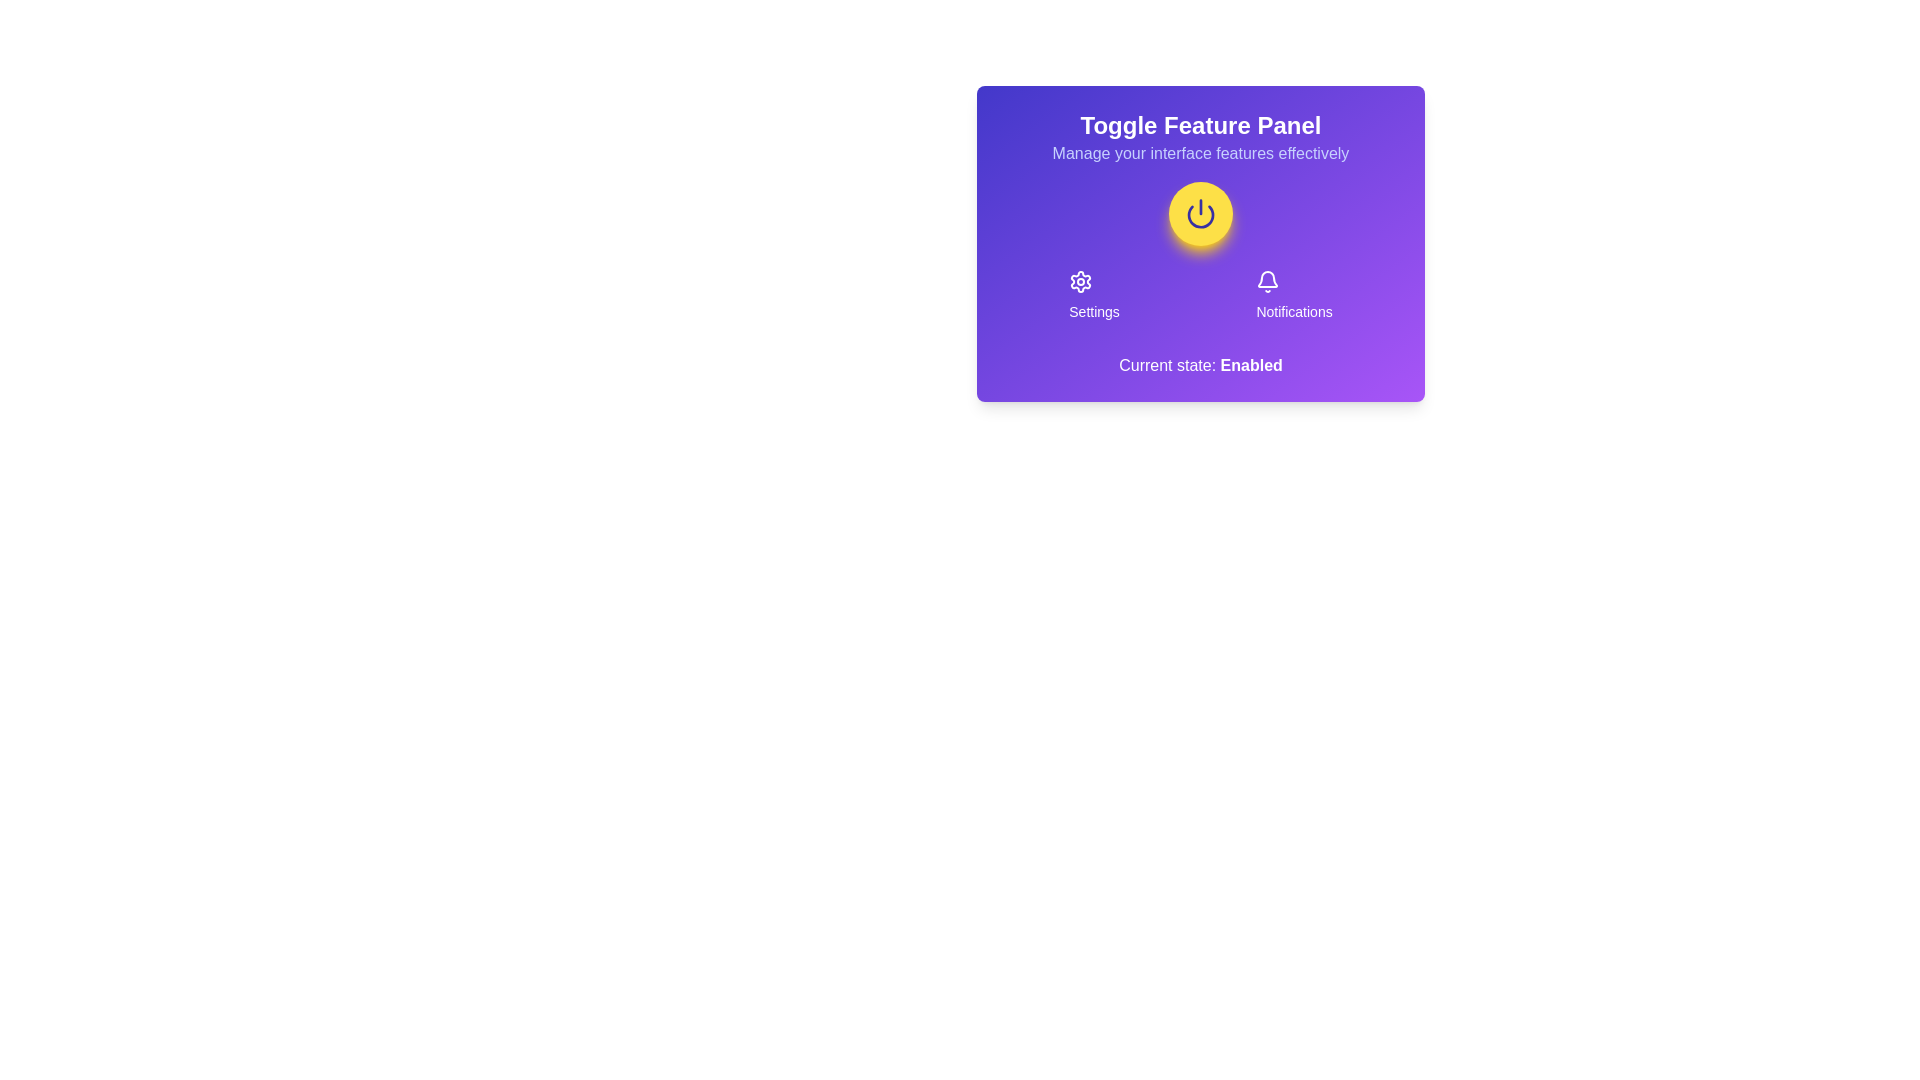 This screenshot has width=1920, height=1080. Describe the element at coordinates (1093, 296) in the screenshot. I see `the leftmost Icon with Label Text element, which facilitates navigation for system or application settings` at that location.